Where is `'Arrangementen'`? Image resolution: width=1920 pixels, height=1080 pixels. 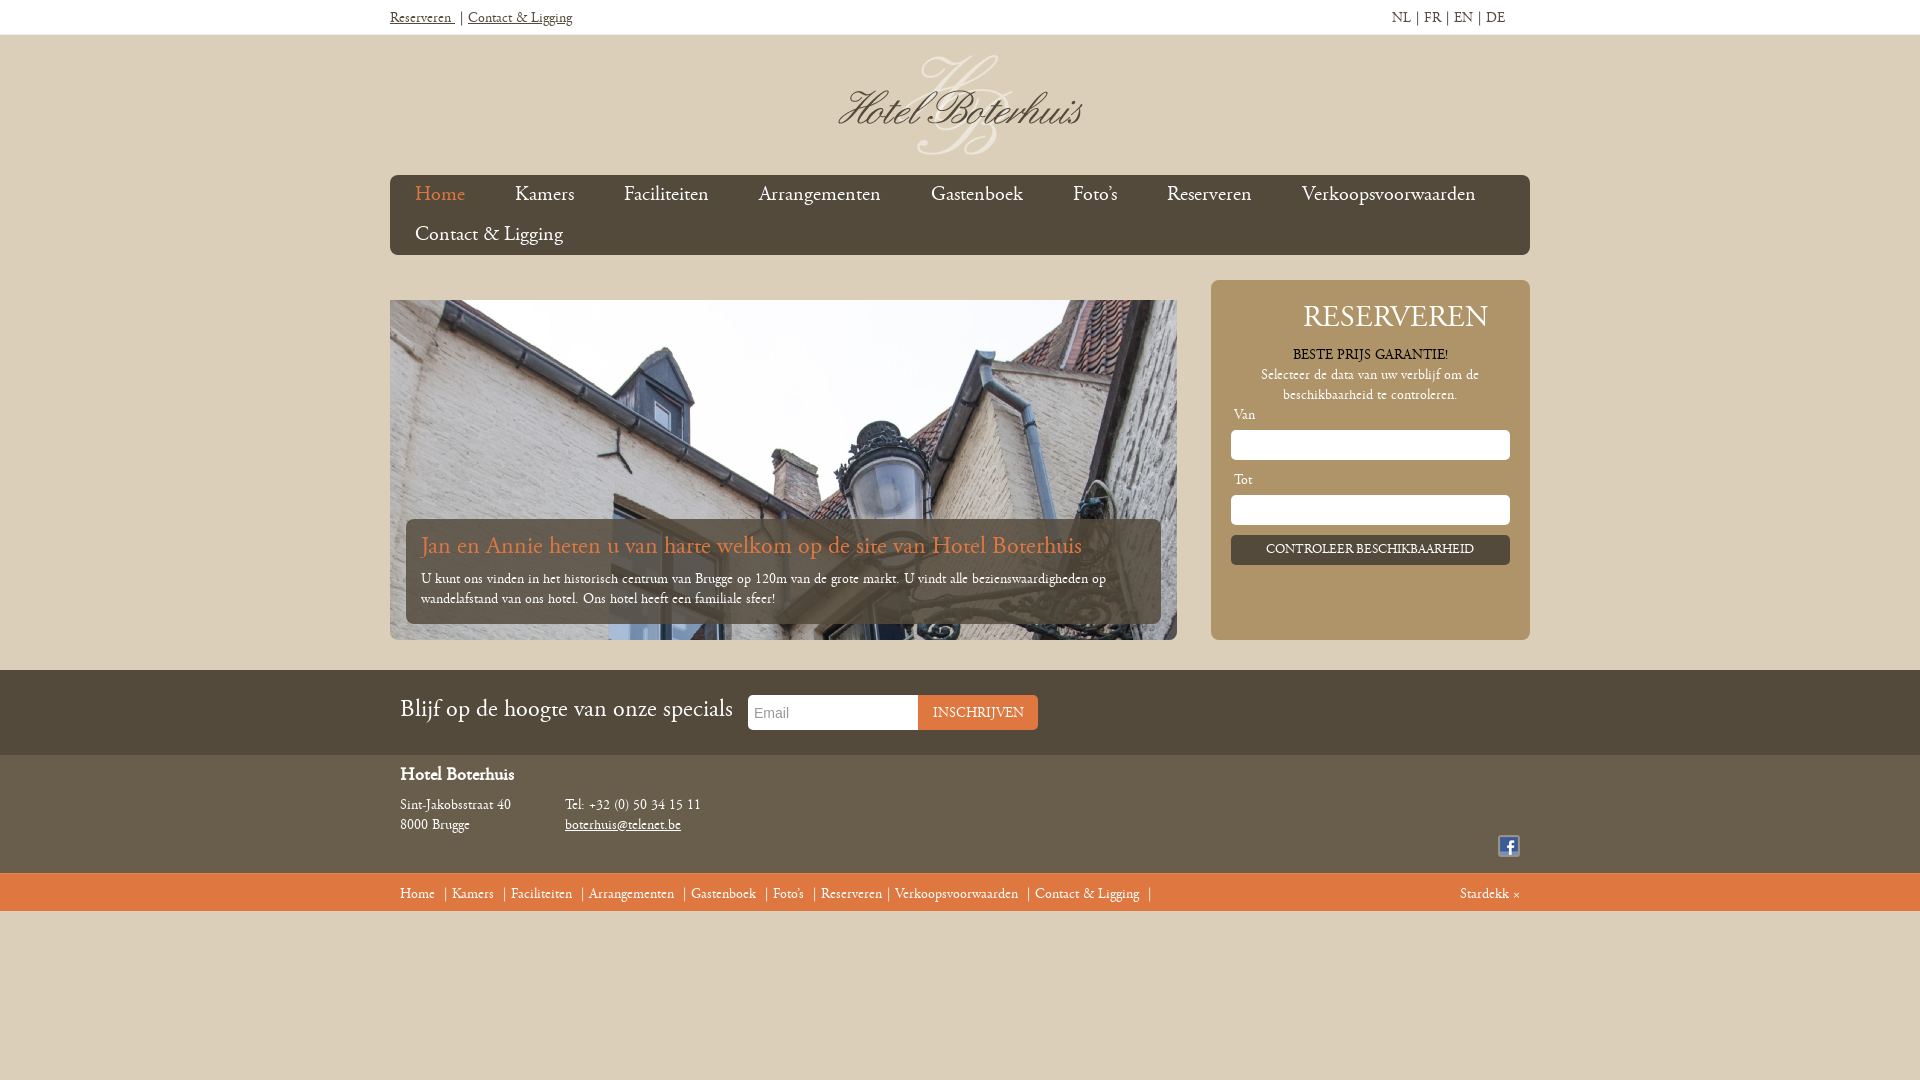
'Arrangementen' is located at coordinates (820, 195).